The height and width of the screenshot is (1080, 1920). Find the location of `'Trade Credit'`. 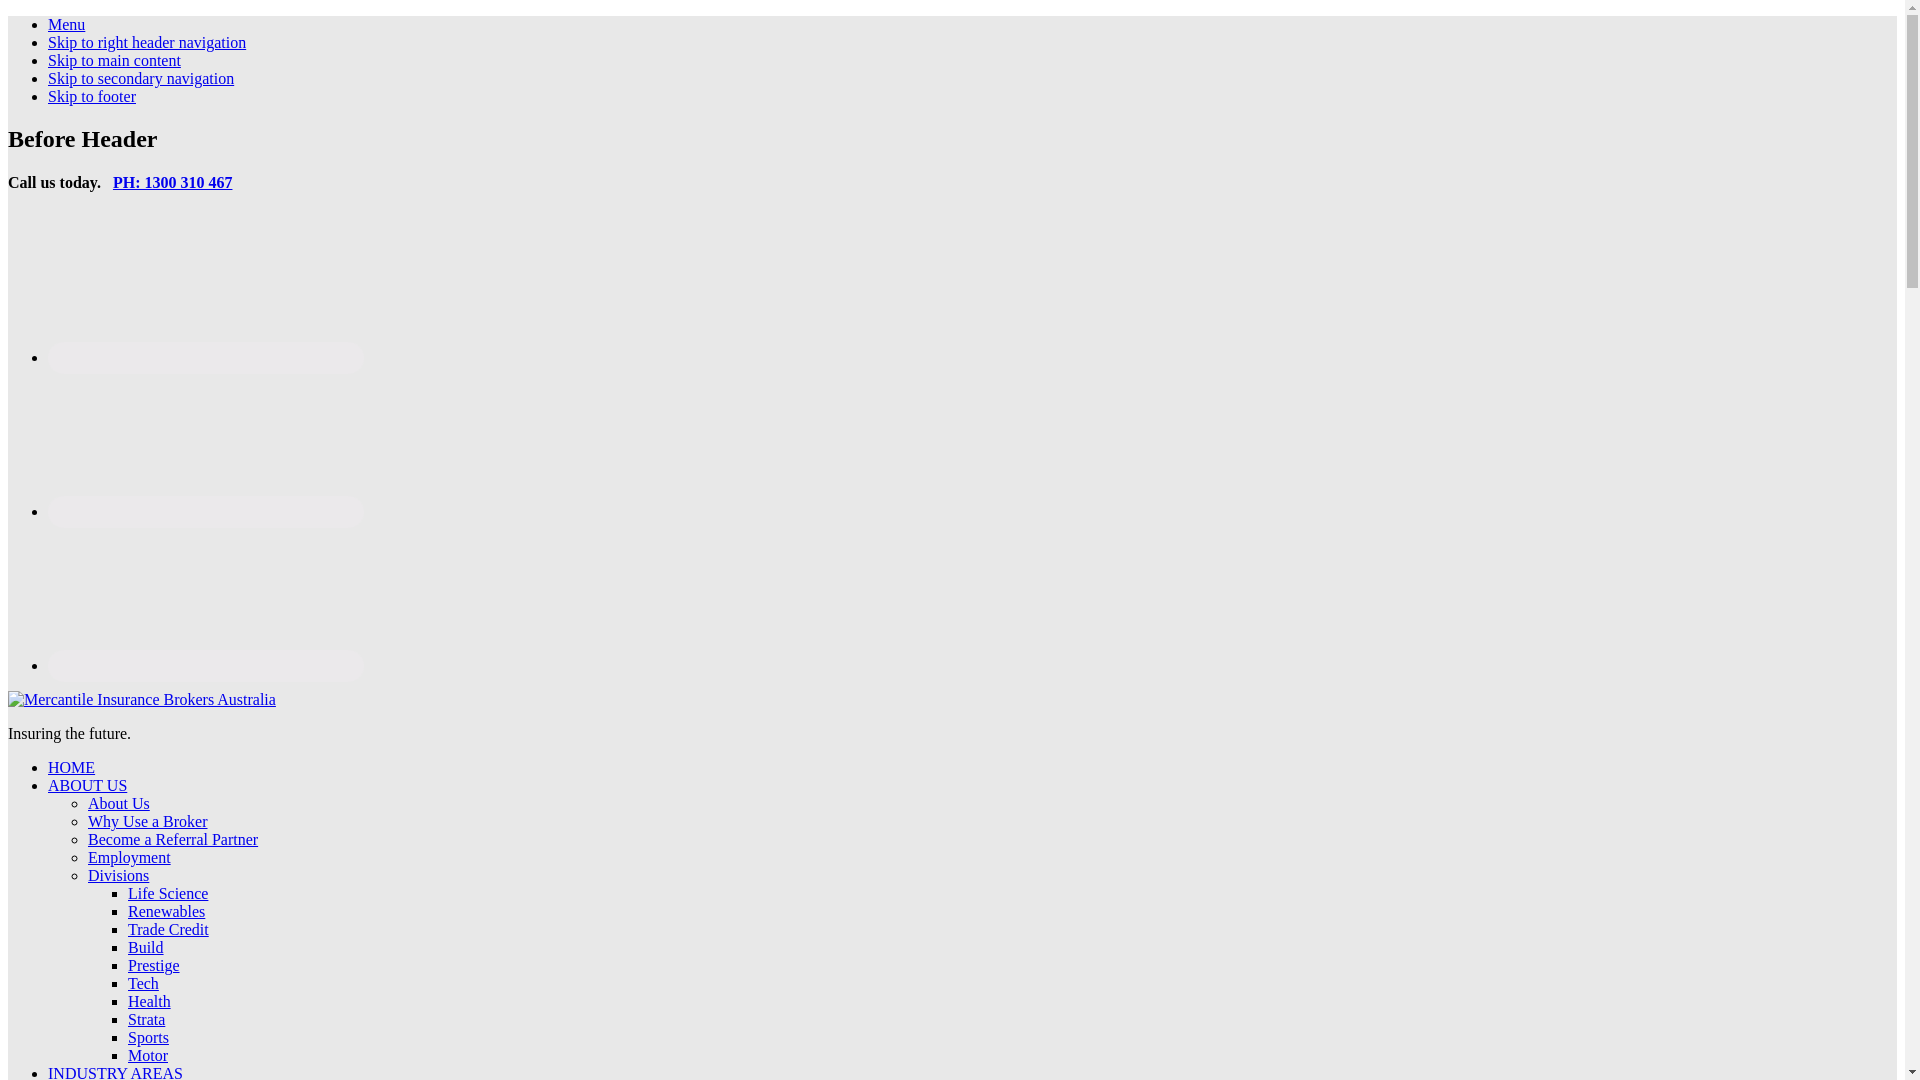

'Trade Credit' is located at coordinates (168, 929).